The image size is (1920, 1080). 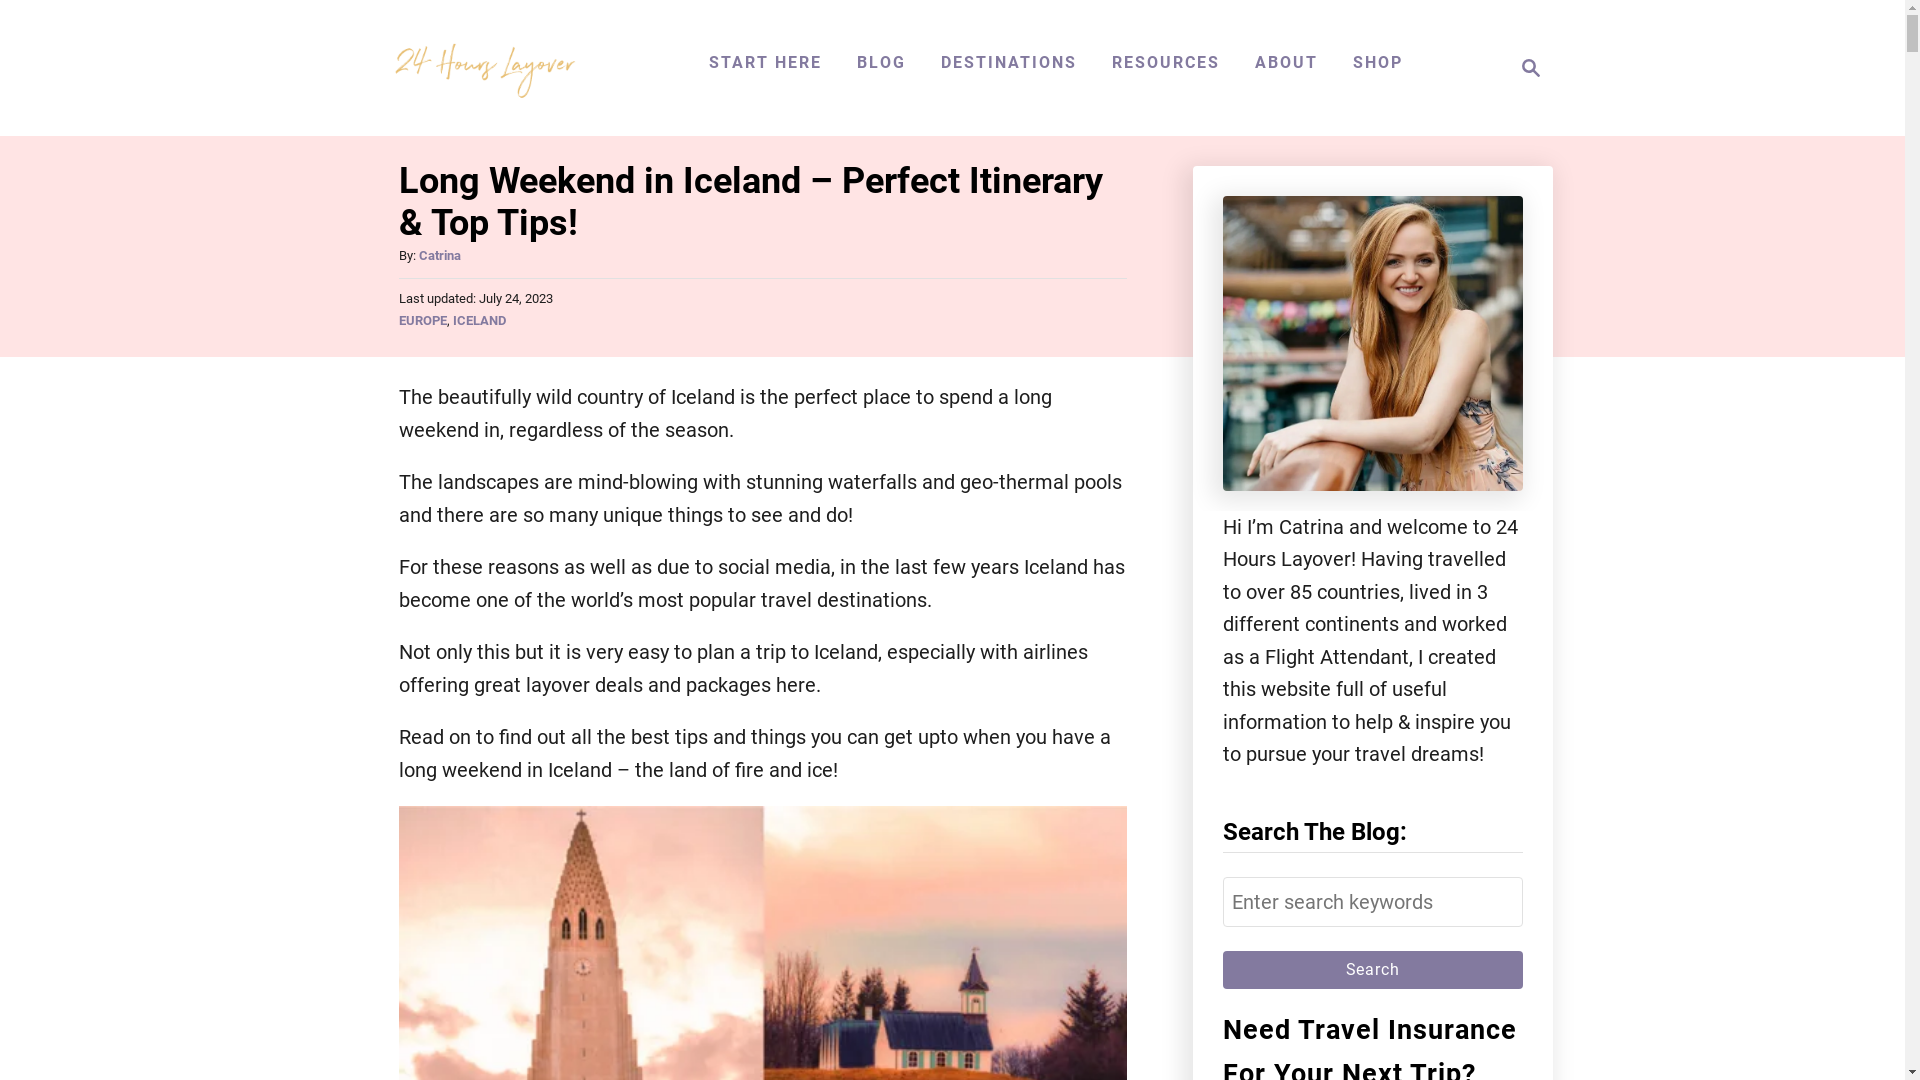 I want to click on 'EUROPE', so click(x=421, y=319).